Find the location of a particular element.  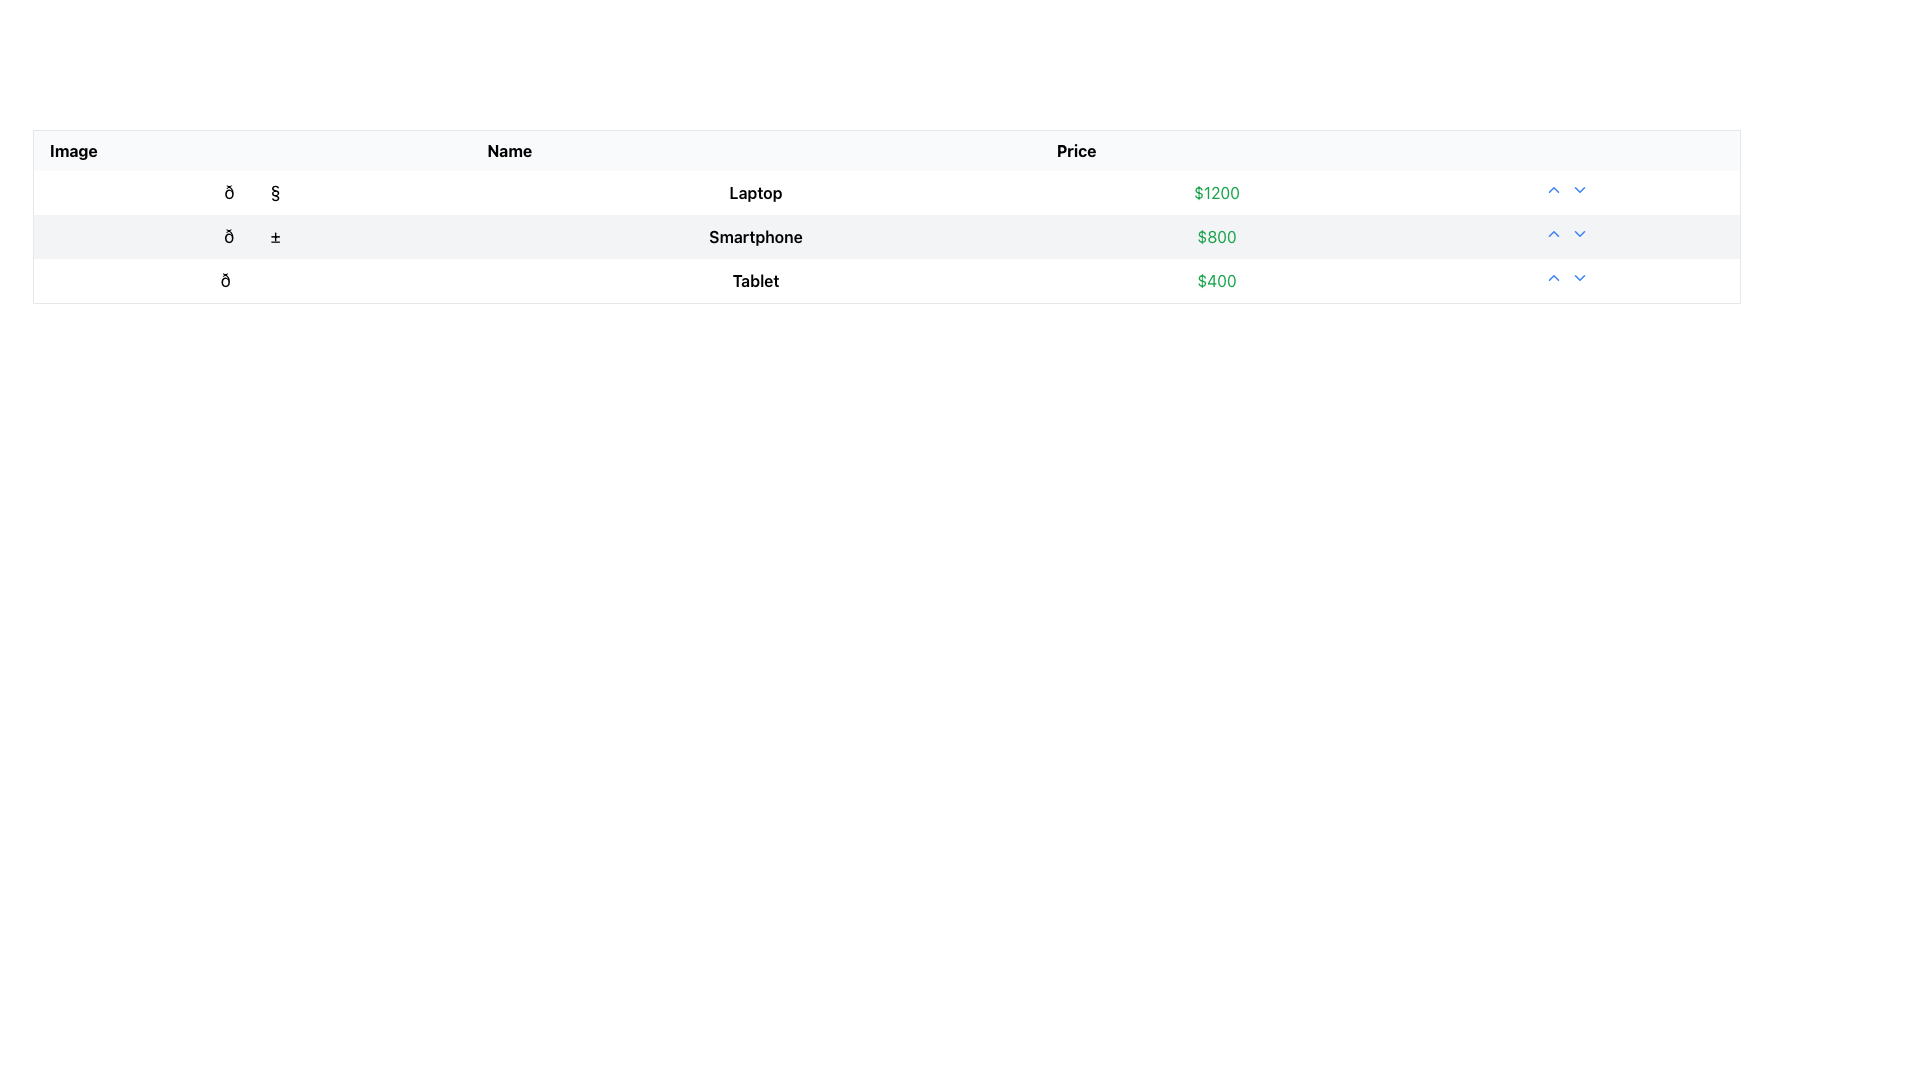

the text label displaying the price '$1200' for the 'Laptop' item is located at coordinates (1216, 192).